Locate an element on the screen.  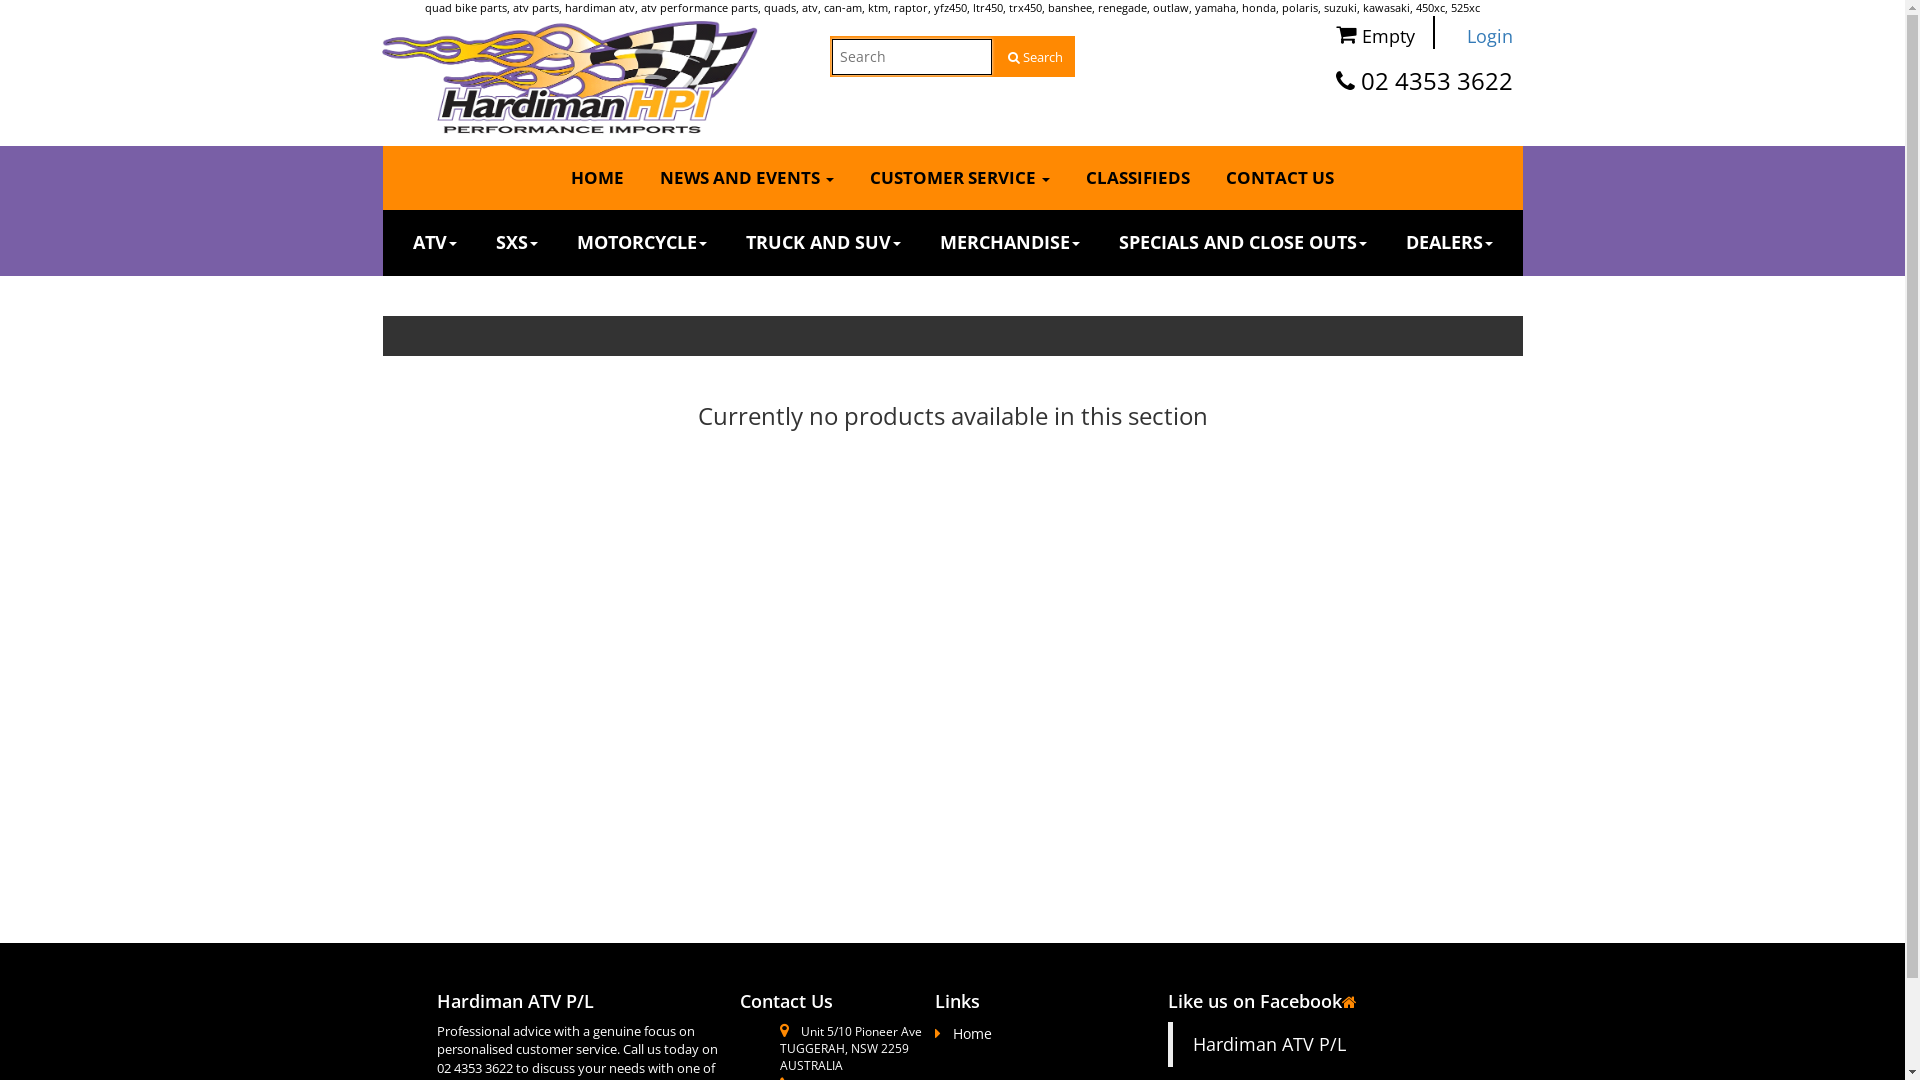
'MERCHANDISE' is located at coordinates (1009, 242).